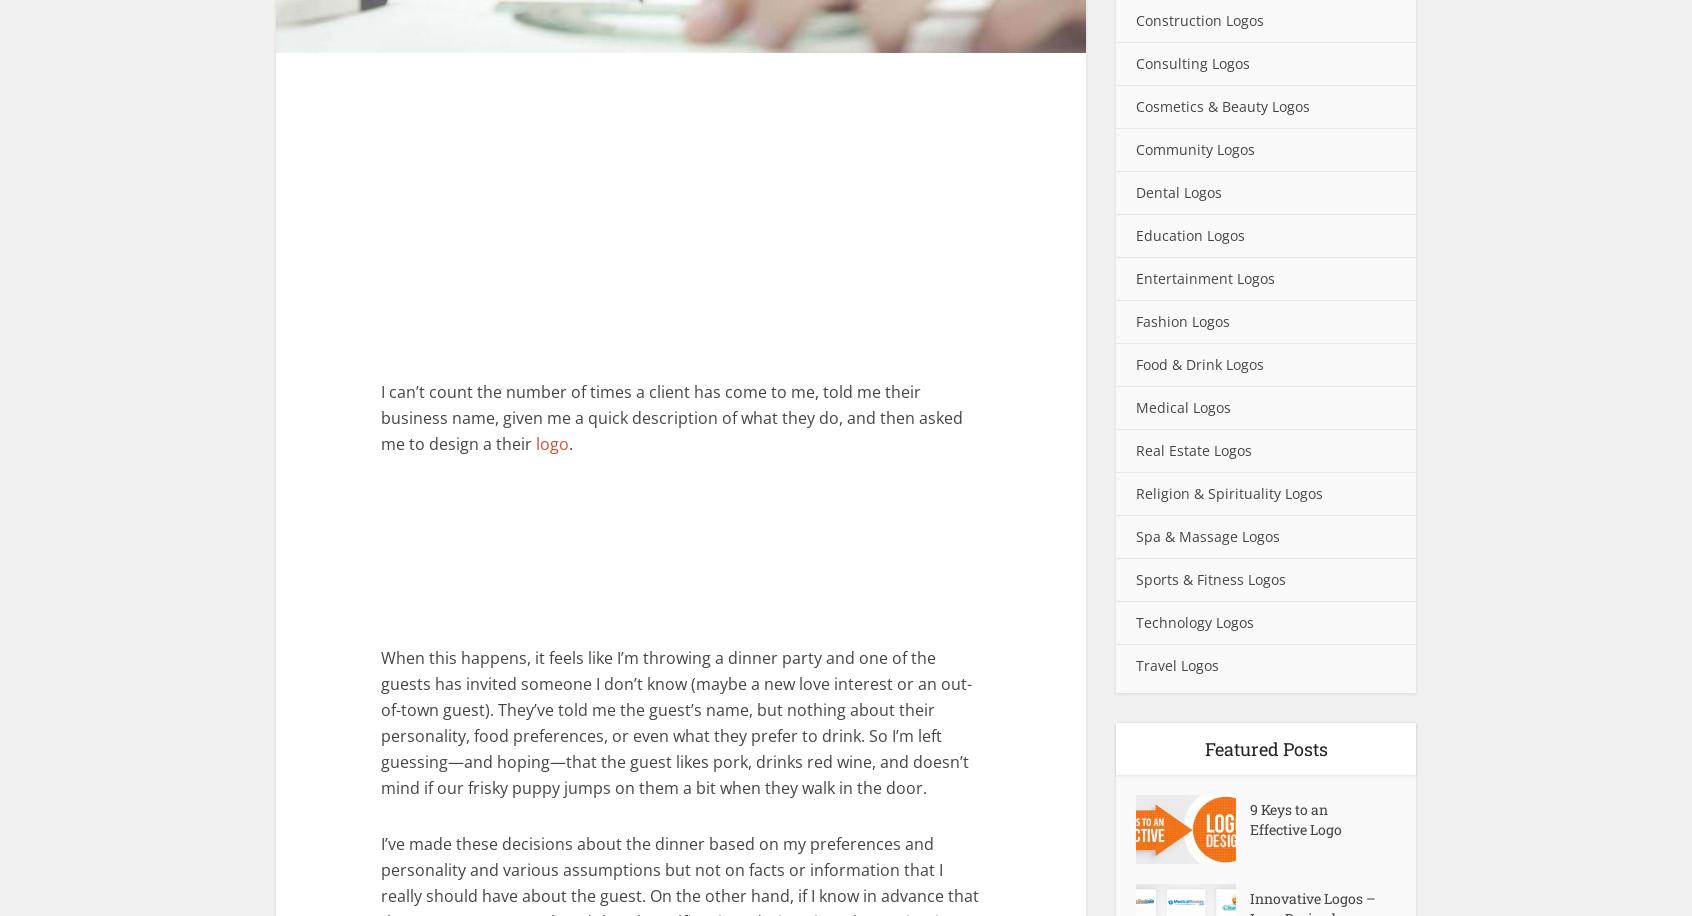  Describe the element at coordinates (1192, 62) in the screenshot. I see `'Consulting Logos'` at that location.